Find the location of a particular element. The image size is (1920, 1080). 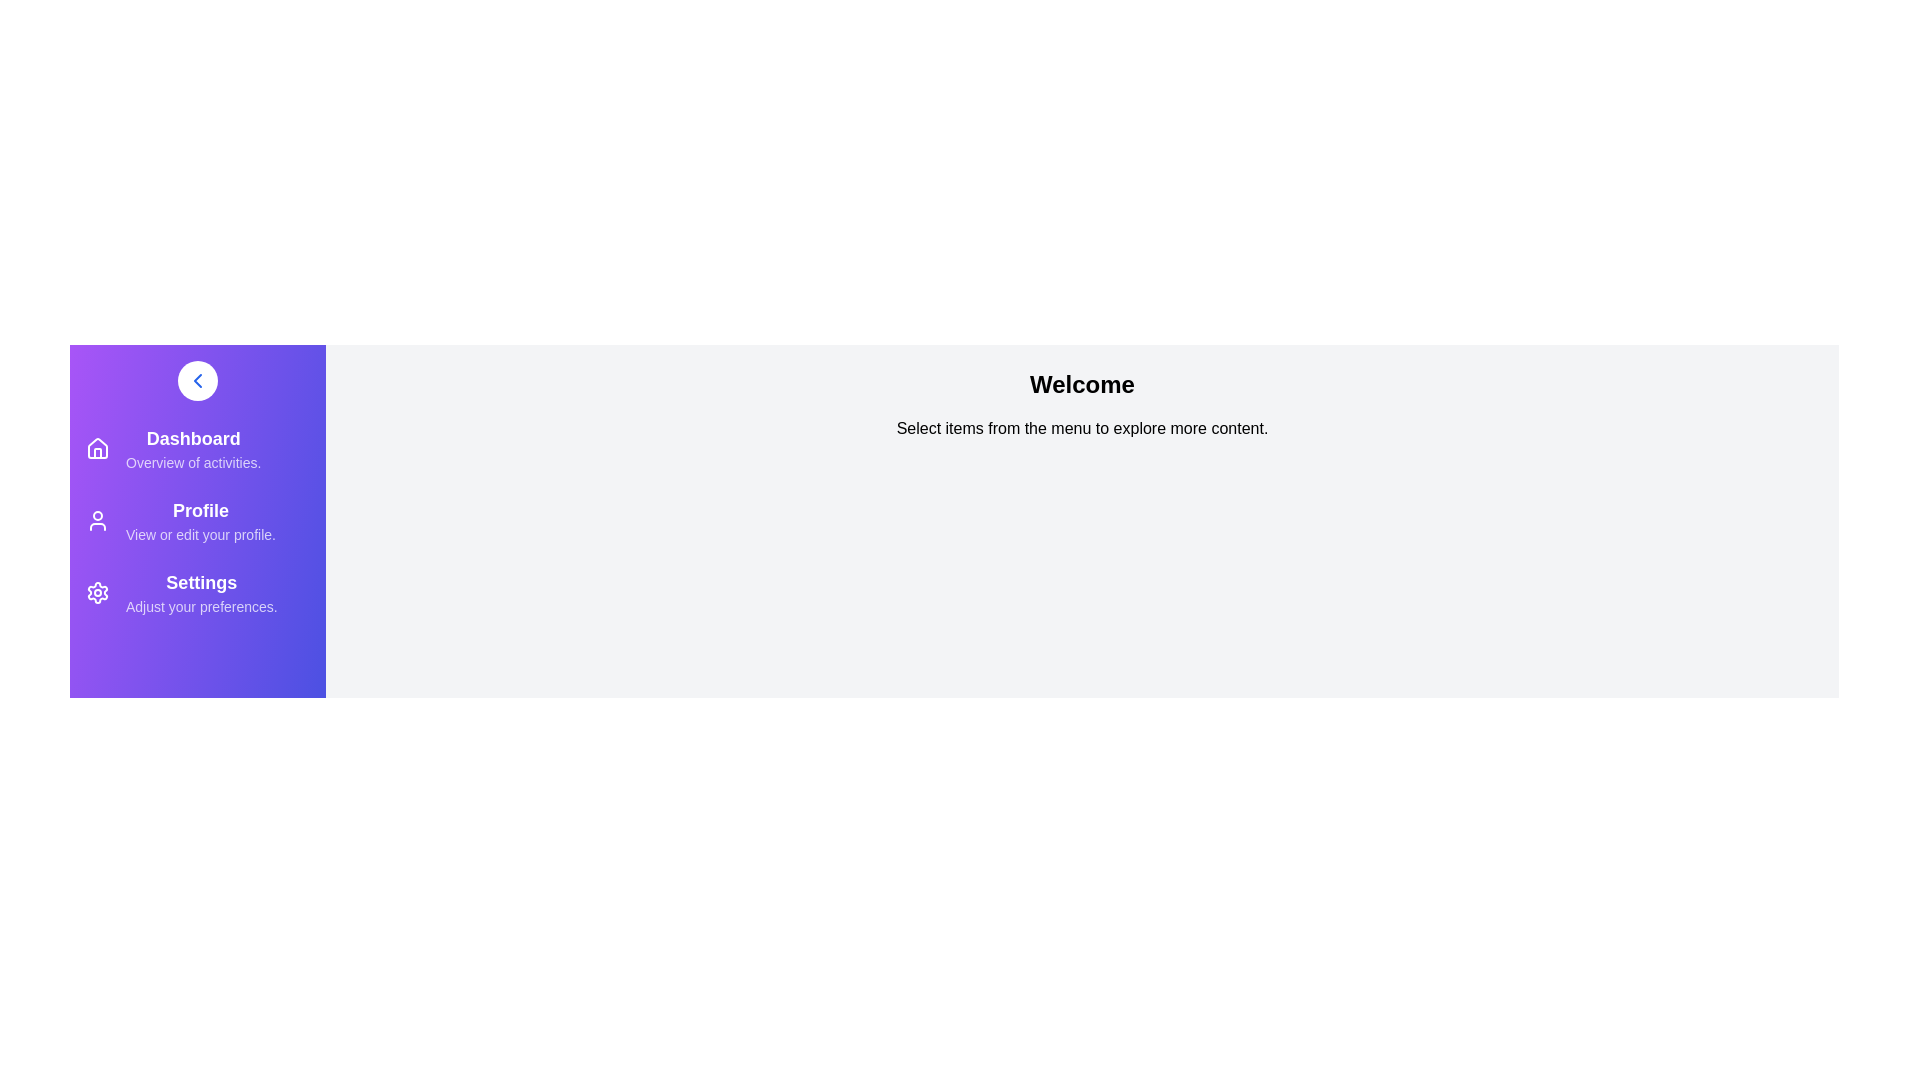

the menu item Profile to view its hover effects is located at coordinates (96, 519).